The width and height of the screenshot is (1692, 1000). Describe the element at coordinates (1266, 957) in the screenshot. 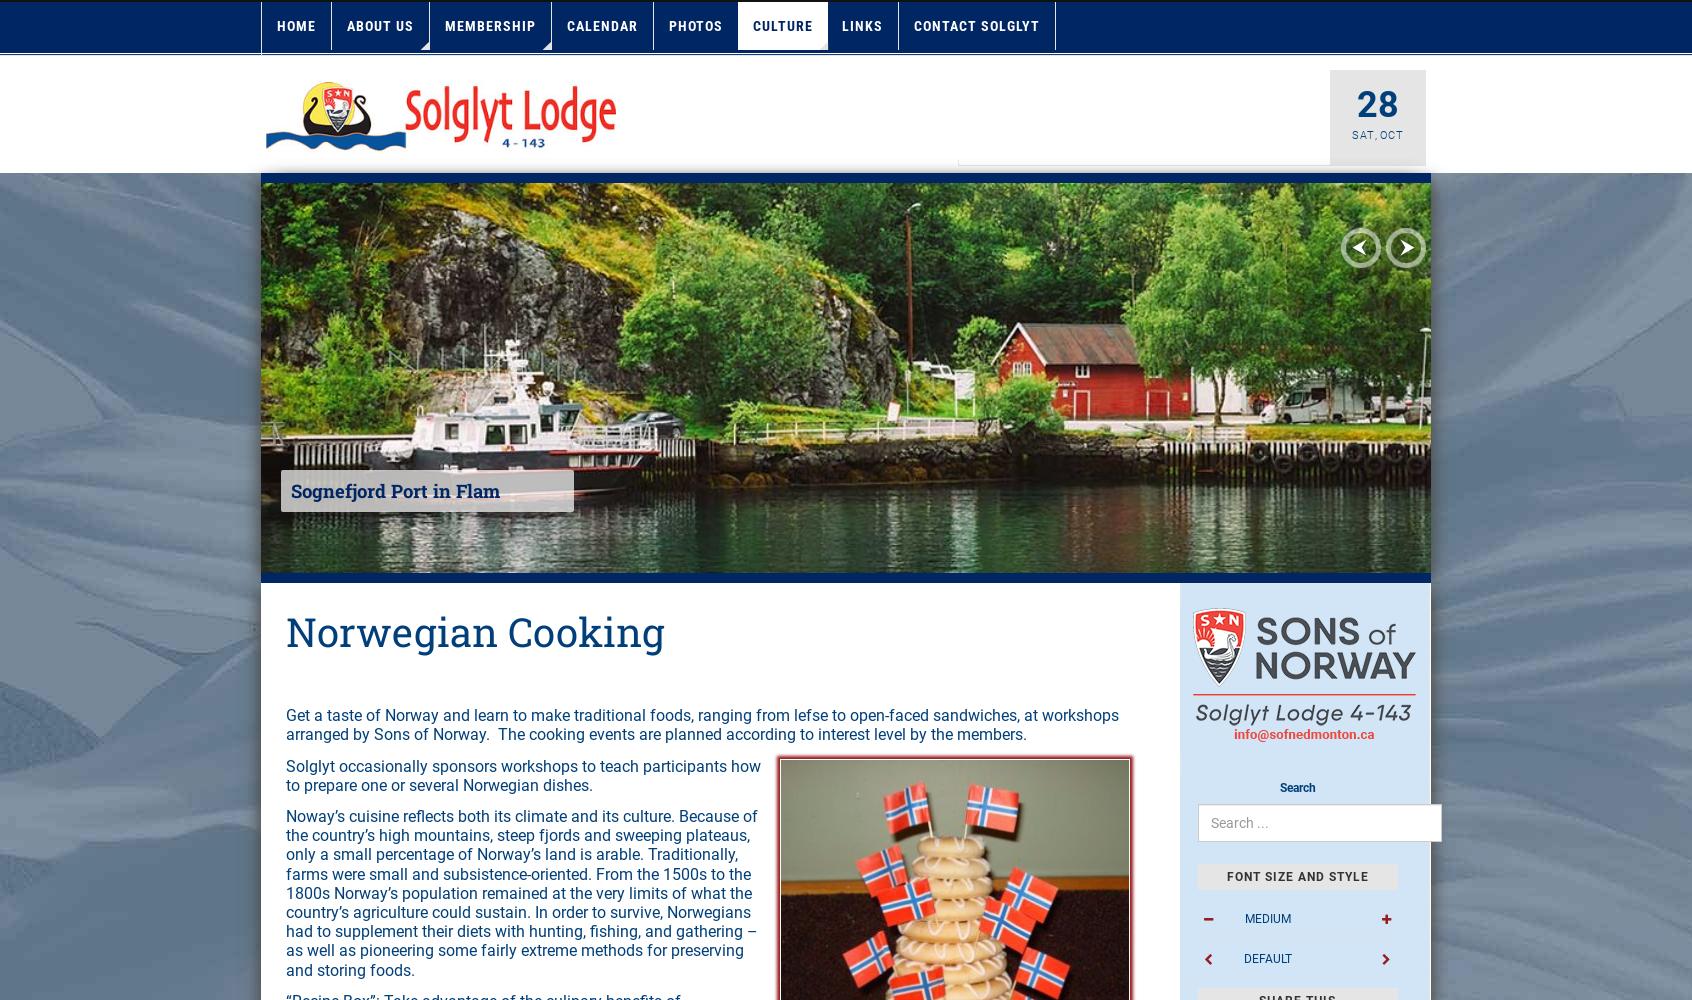

I see `'Default'` at that location.